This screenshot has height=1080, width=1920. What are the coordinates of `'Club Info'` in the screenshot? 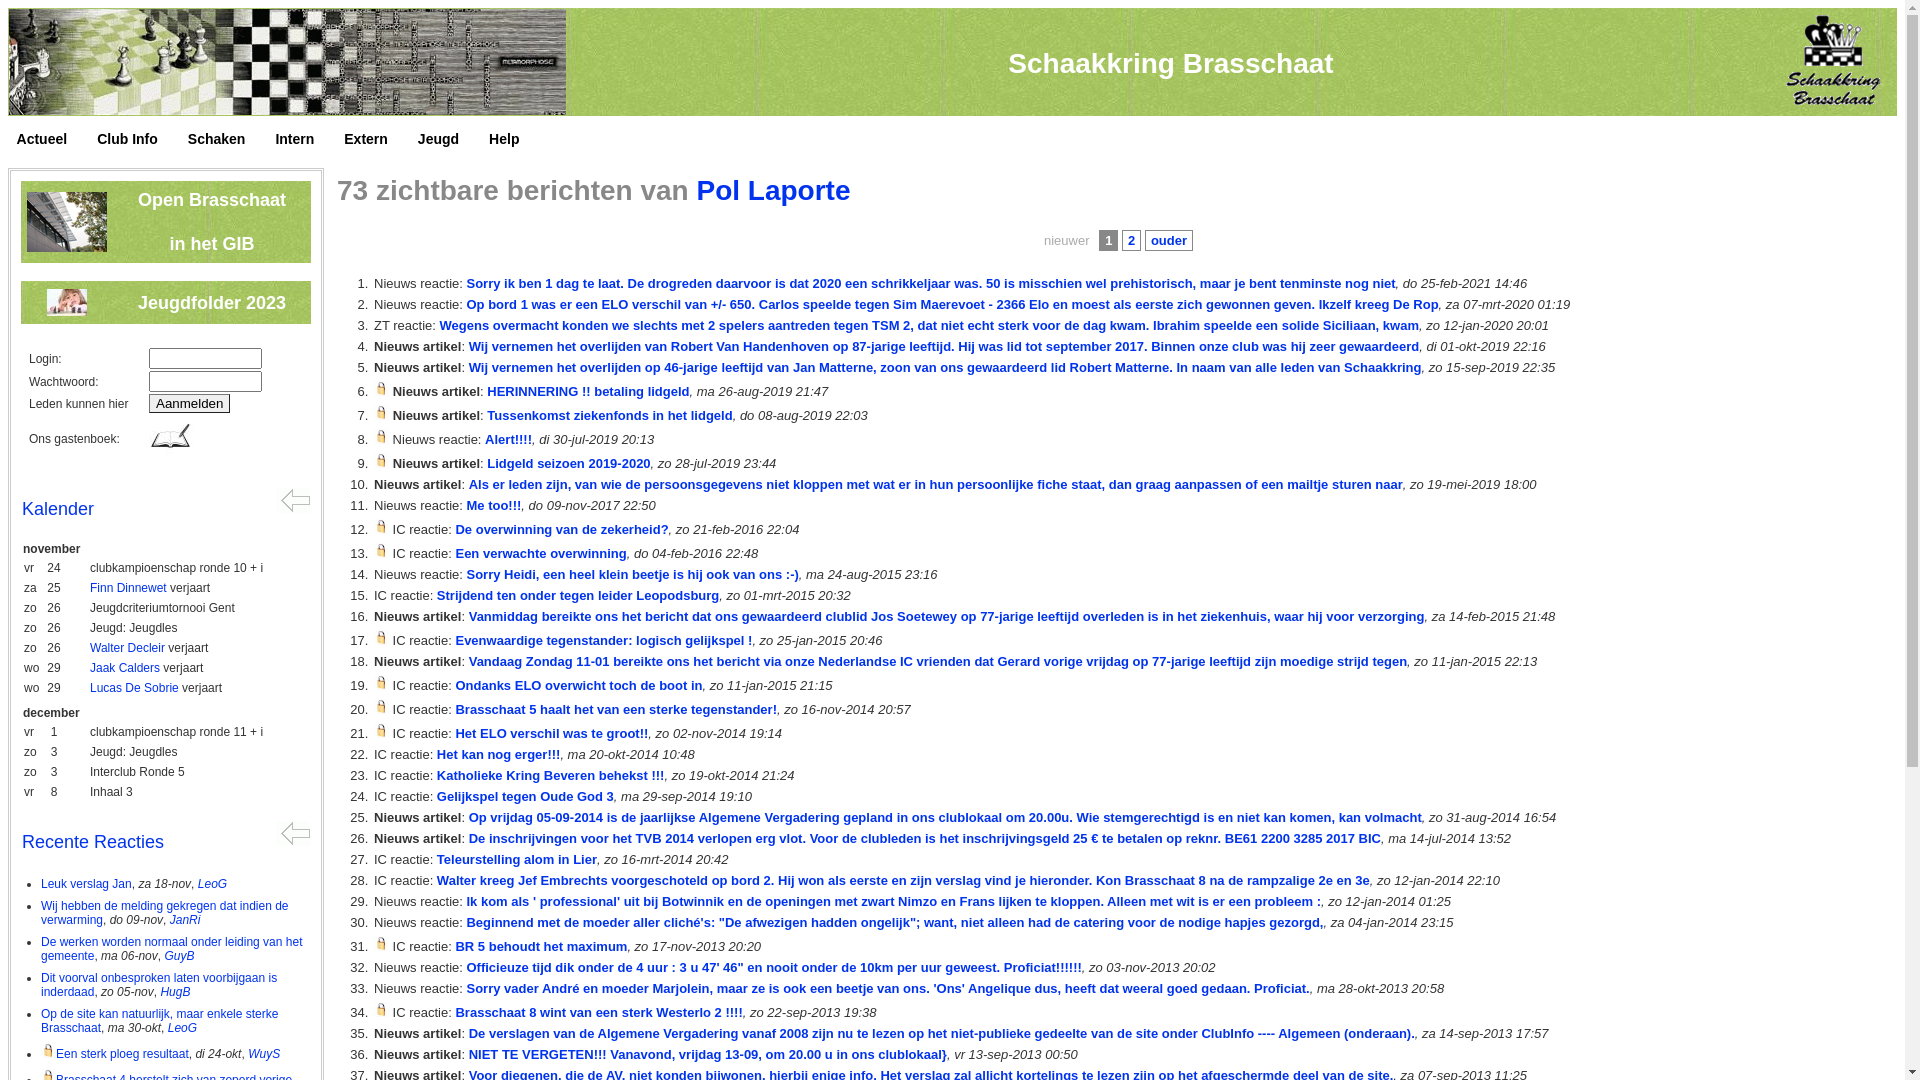 It's located at (95, 139).